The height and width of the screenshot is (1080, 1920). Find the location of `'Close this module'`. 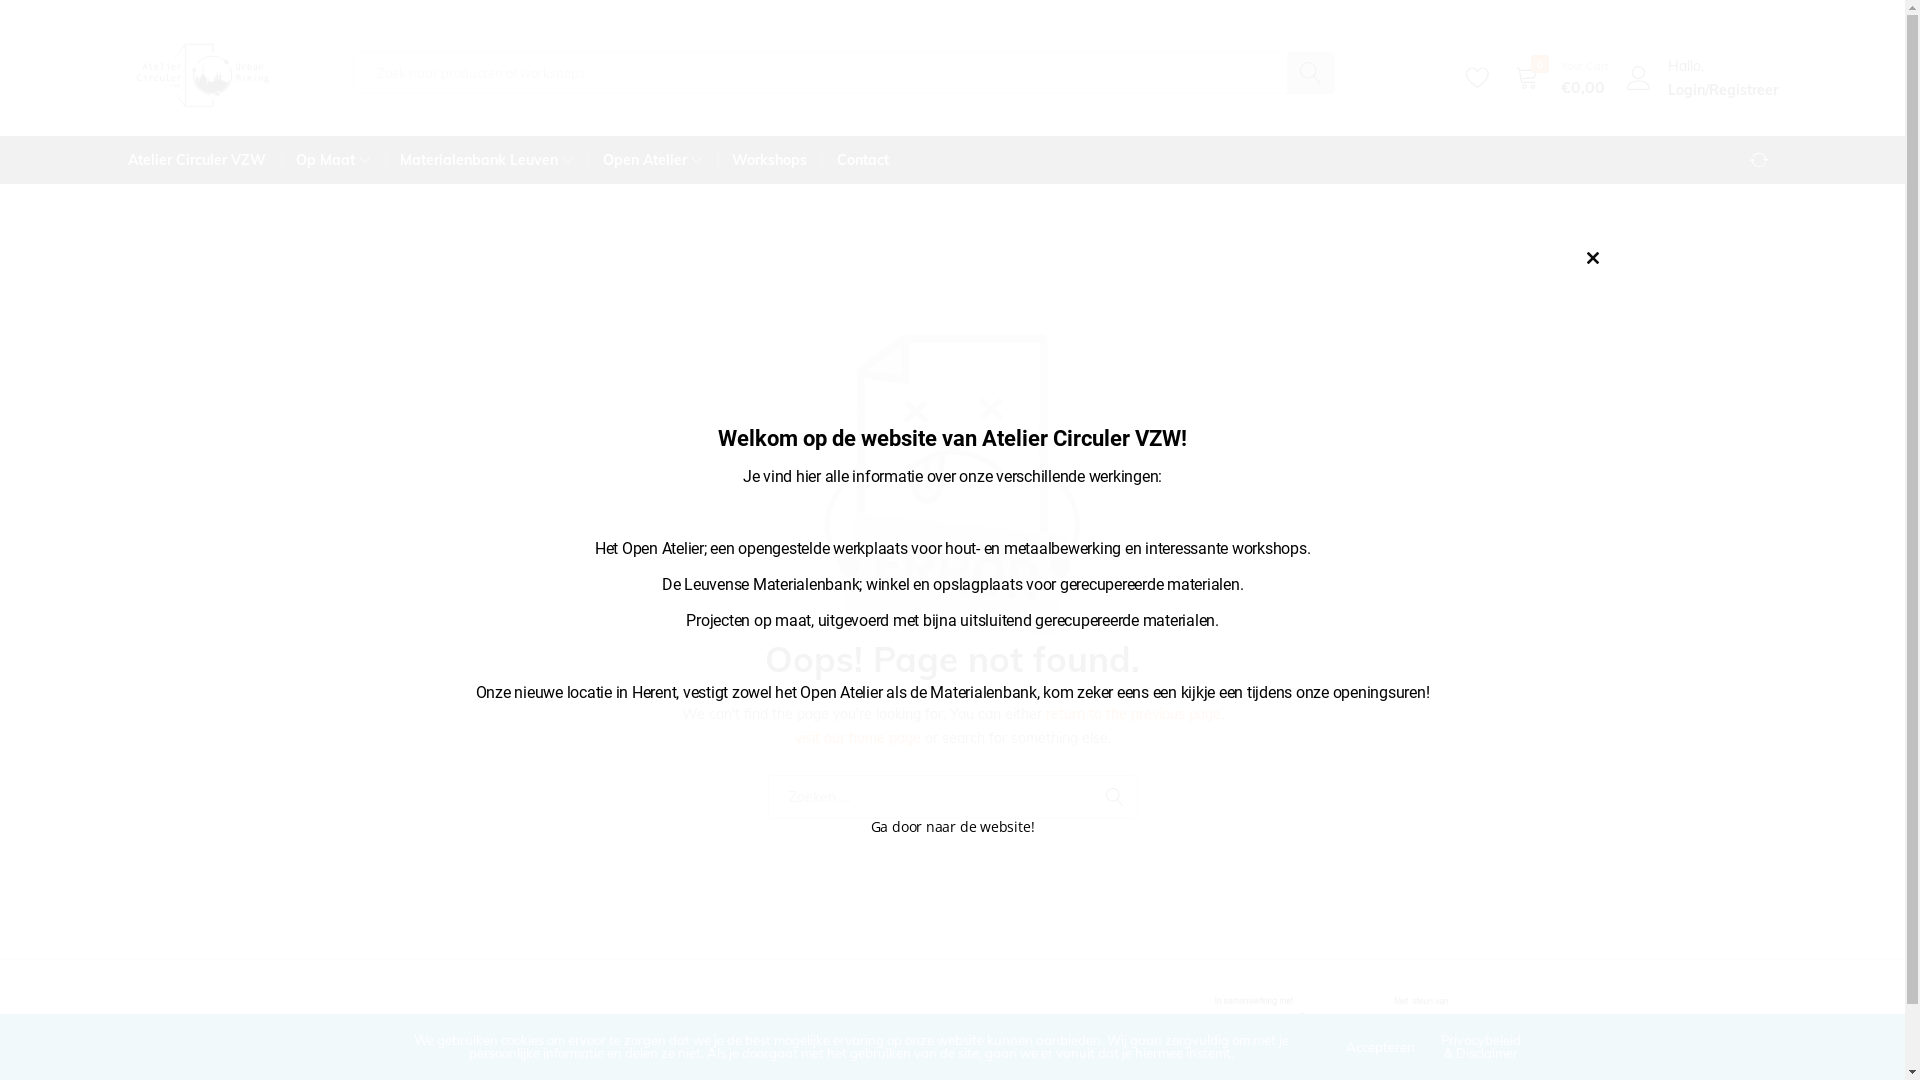

'Close this module' is located at coordinates (1592, 257).